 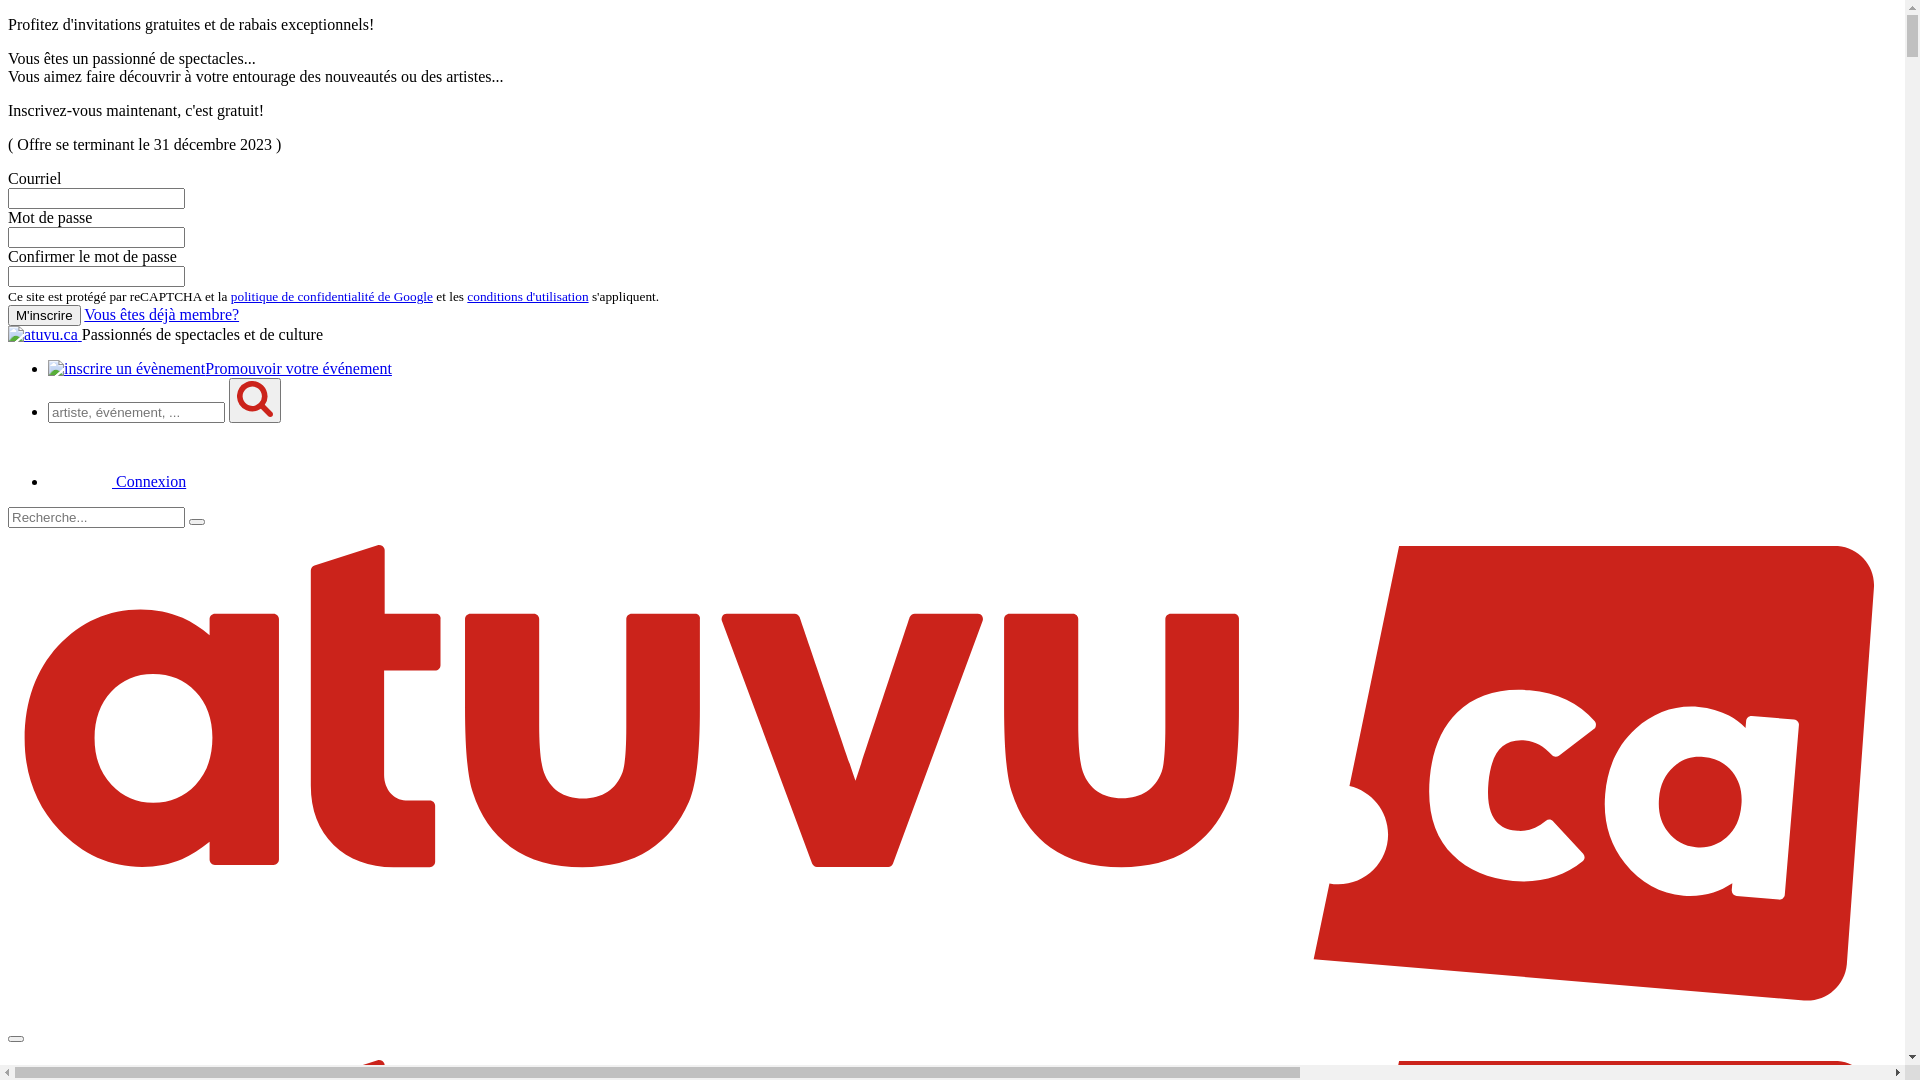 I want to click on 'M'inscrire', so click(x=44, y=315).